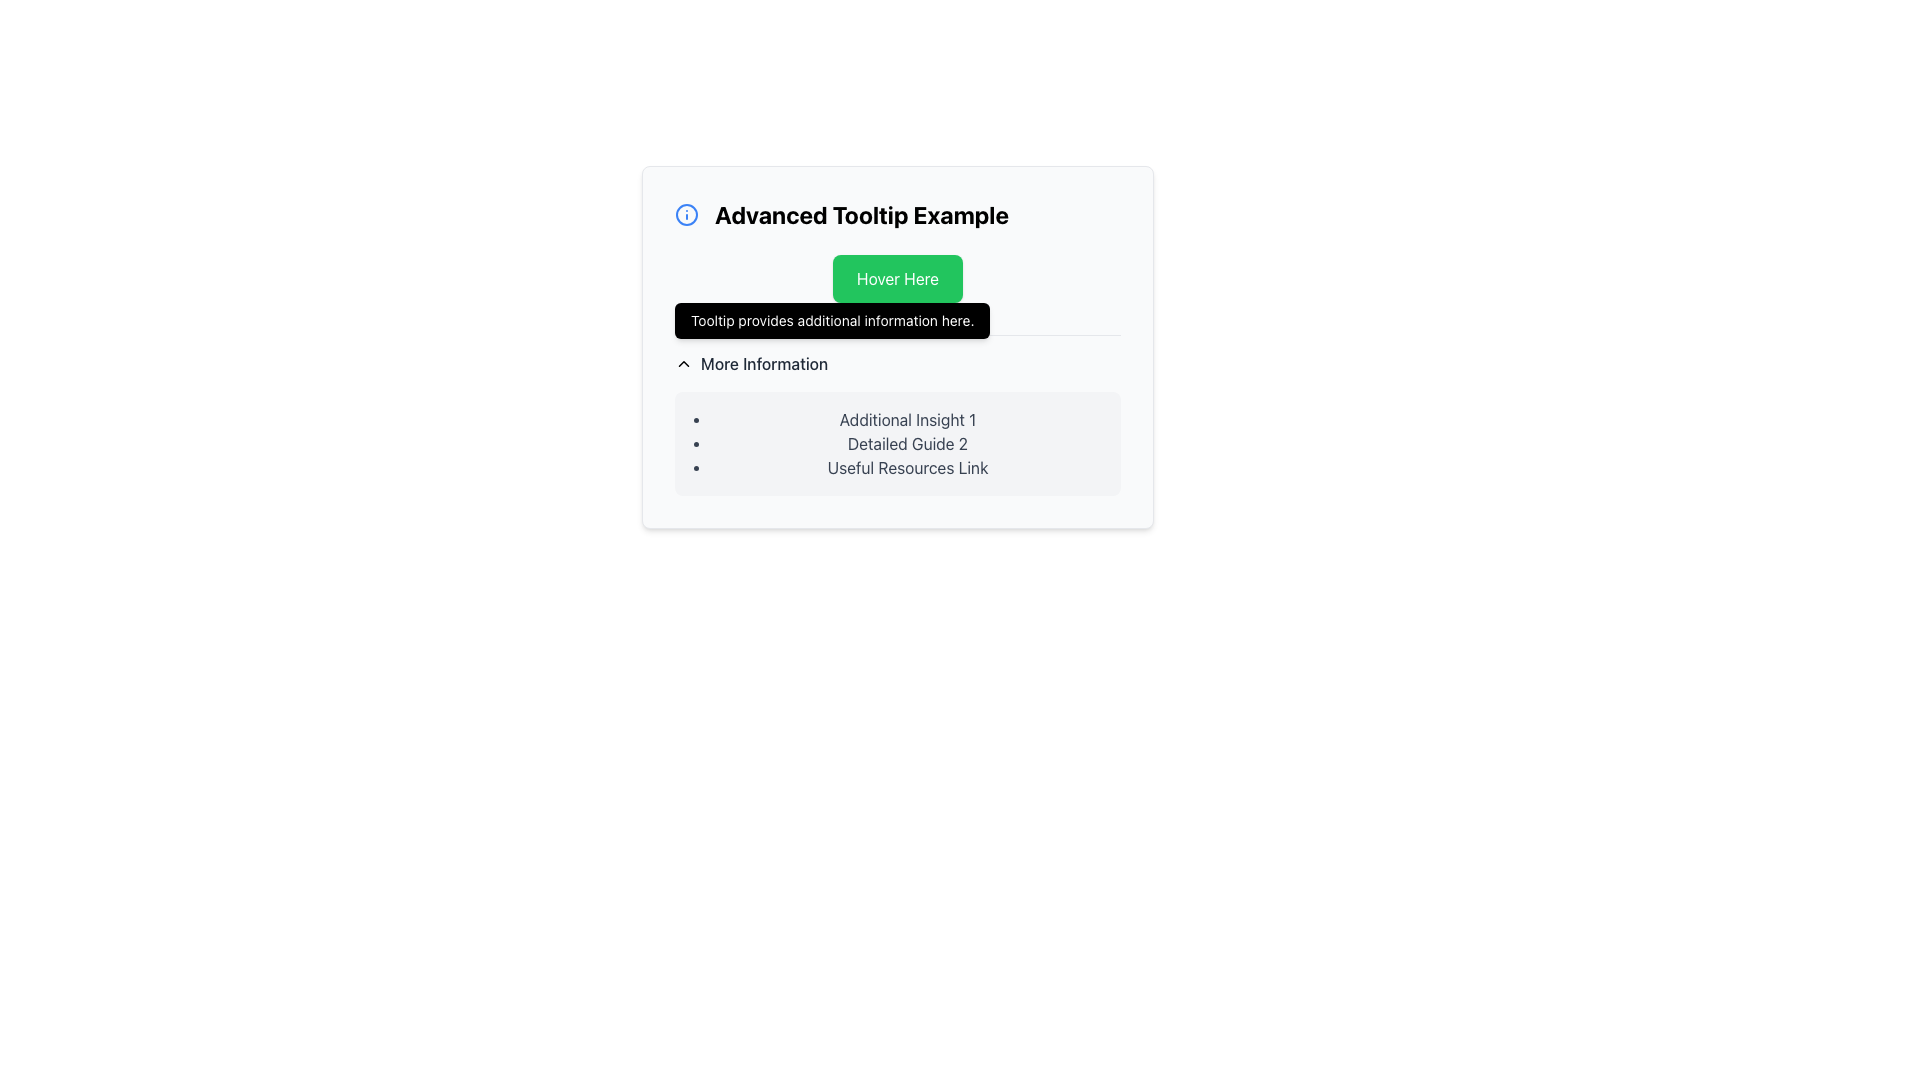 The image size is (1920, 1080). What do you see at coordinates (686, 215) in the screenshot?
I see `the information indicator icon located to the left of the text 'Advanced Tooltip Example'` at bounding box center [686, 215].